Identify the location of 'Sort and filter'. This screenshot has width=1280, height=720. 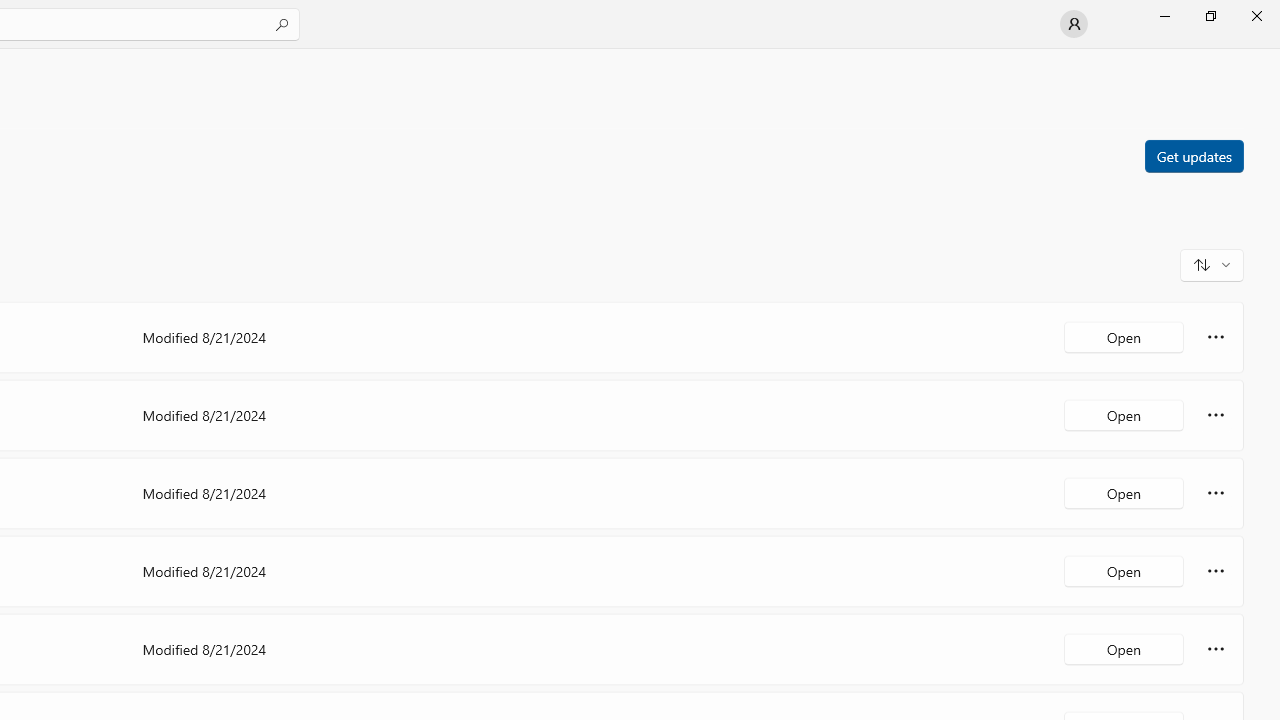
(1211, 263).